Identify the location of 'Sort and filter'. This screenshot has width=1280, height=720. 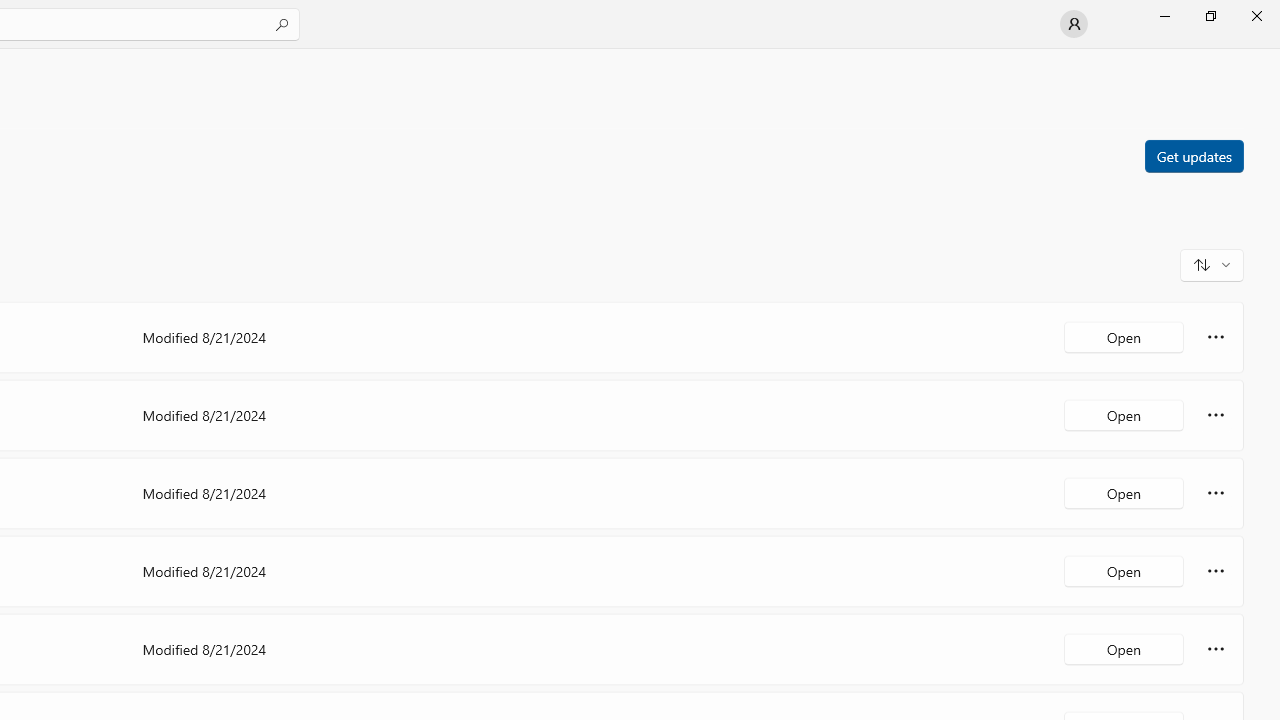
(1211, 263).